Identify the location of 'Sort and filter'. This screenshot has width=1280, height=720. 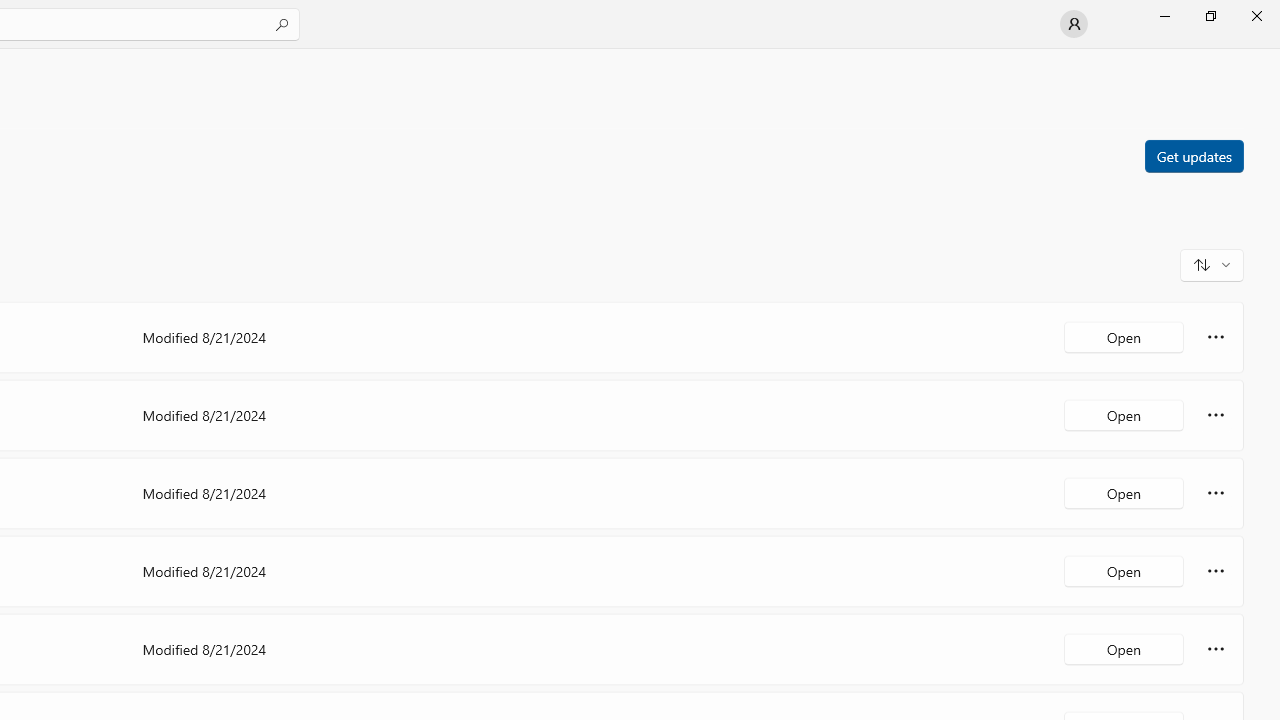
(1211, 263).